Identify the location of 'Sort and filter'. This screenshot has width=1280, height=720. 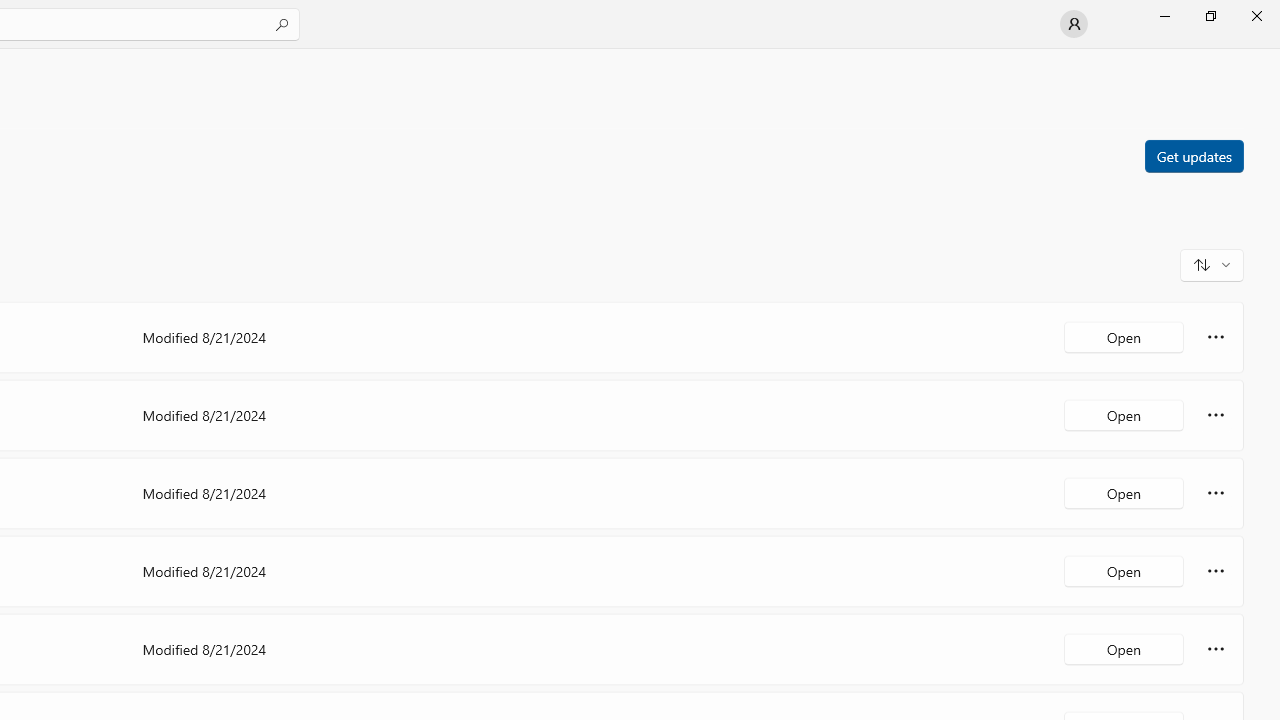
(1211, 263).